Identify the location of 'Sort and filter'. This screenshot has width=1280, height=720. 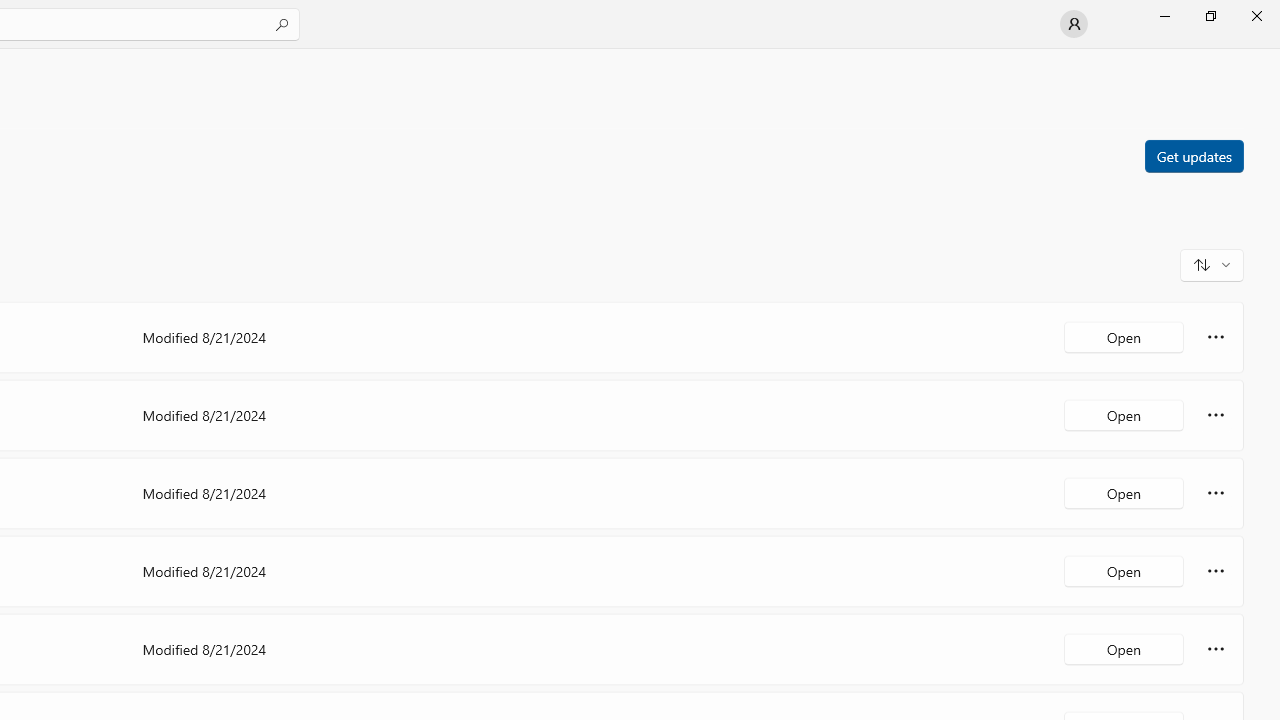
(1211, 263).